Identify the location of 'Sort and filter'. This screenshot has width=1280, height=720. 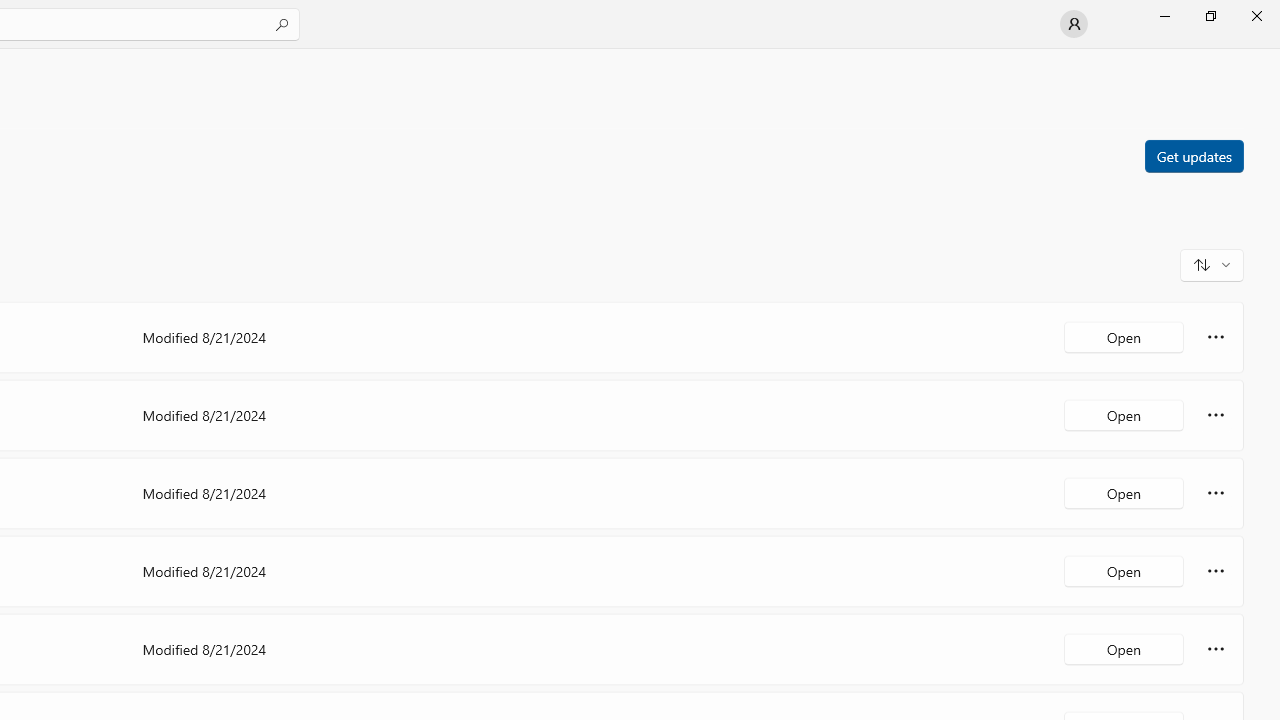
(1211, 263).